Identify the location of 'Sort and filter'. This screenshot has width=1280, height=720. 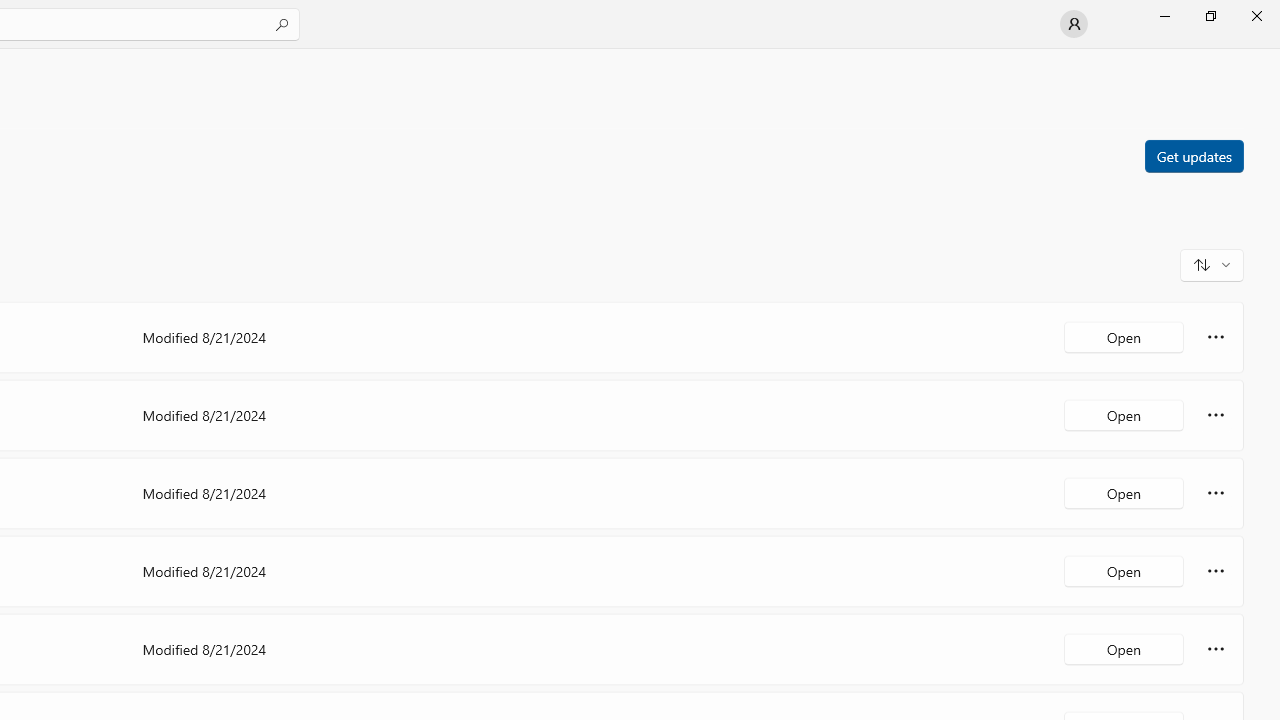
(1211, 263).